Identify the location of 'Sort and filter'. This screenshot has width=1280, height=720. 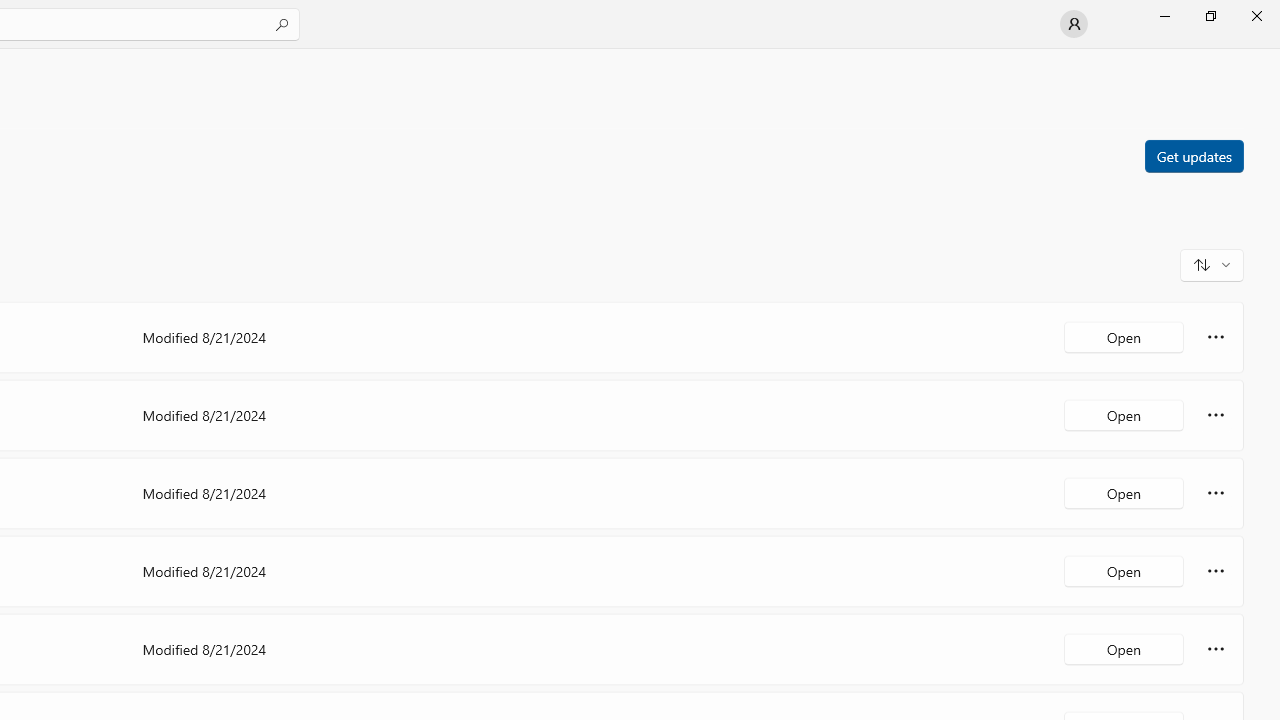
(1211, 263).